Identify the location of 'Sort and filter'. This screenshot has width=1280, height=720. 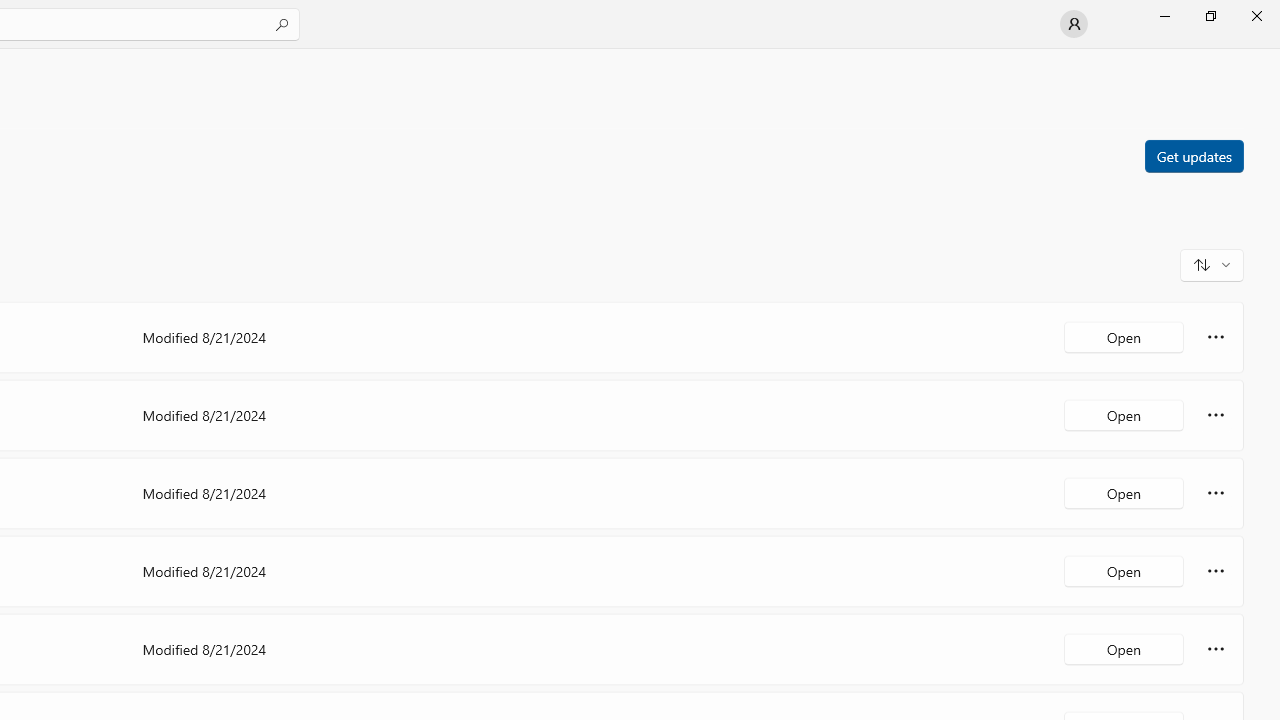
(1211, 263).